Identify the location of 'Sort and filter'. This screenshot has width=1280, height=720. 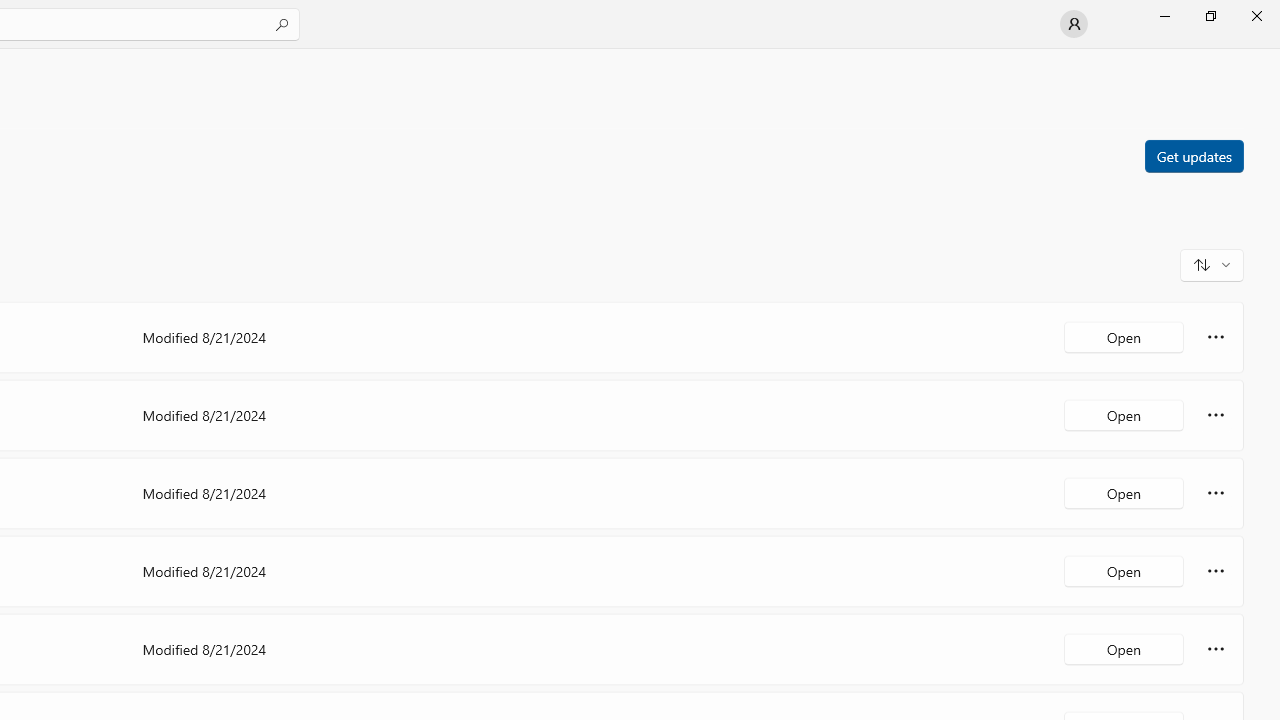
(1211, 263).